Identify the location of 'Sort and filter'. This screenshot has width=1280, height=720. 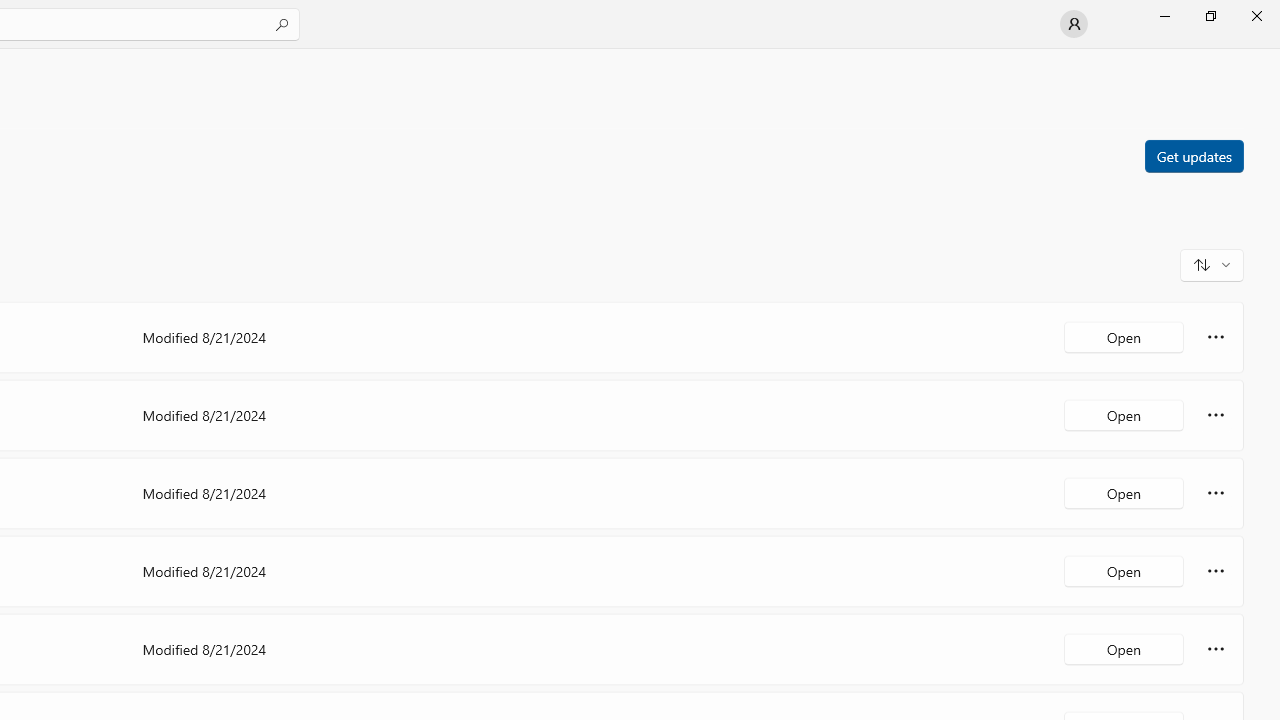
(1211, 263).